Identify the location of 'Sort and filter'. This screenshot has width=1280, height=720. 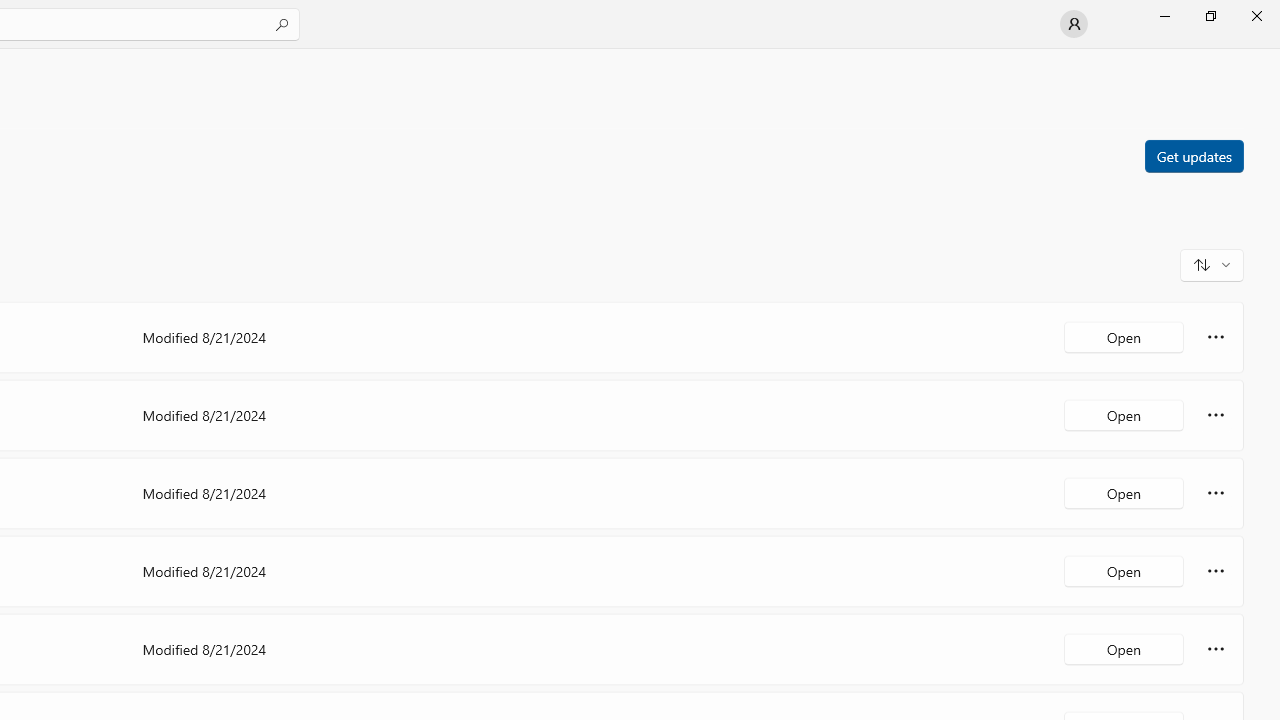
(1211, 263).